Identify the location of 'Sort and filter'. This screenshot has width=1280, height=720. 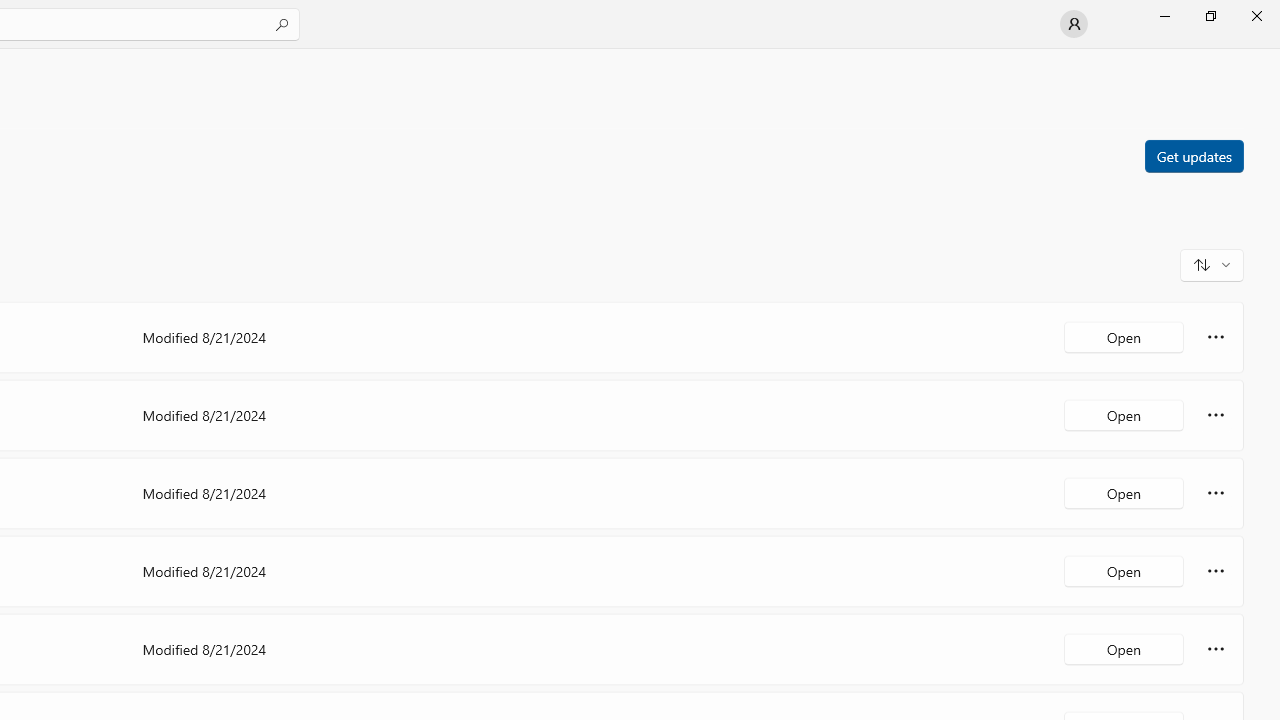
(1211, 263).